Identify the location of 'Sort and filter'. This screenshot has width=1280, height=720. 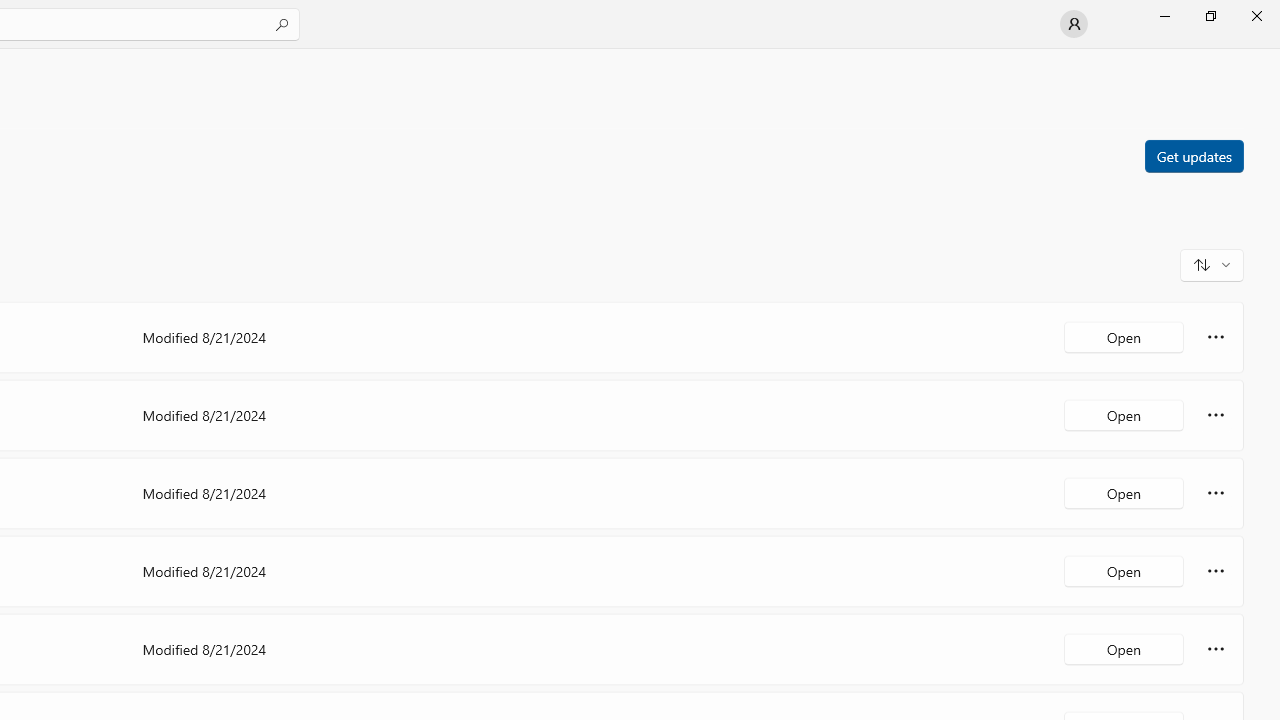
(1211, 263).